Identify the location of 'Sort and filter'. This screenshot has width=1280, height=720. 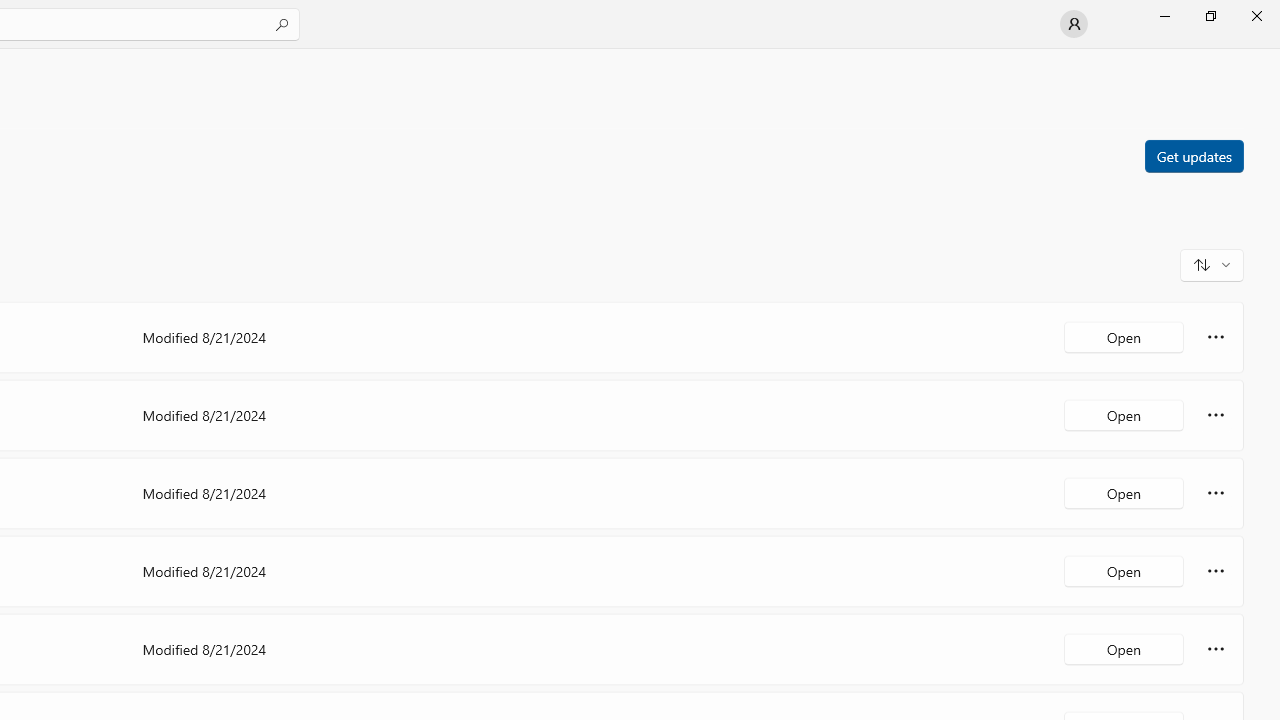
(1211, 263).